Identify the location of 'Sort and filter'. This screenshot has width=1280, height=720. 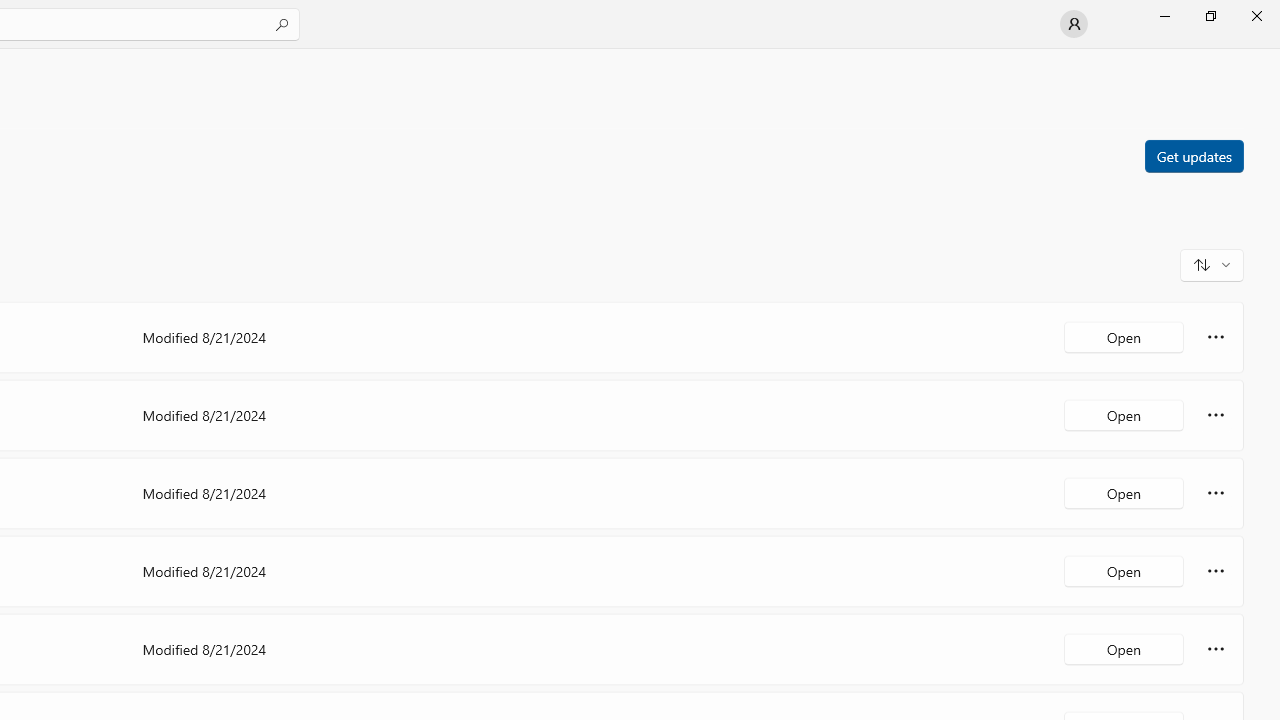
(1211, 263).